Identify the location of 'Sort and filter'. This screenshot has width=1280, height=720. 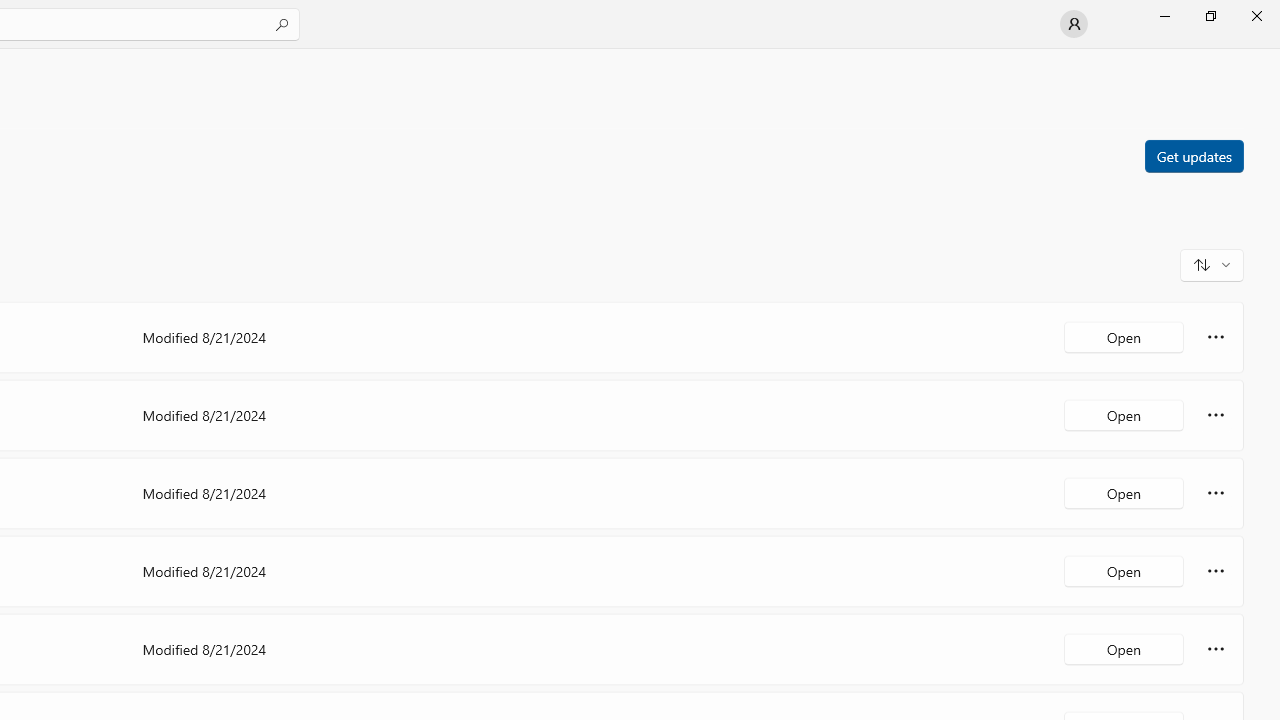
(1211, 263).